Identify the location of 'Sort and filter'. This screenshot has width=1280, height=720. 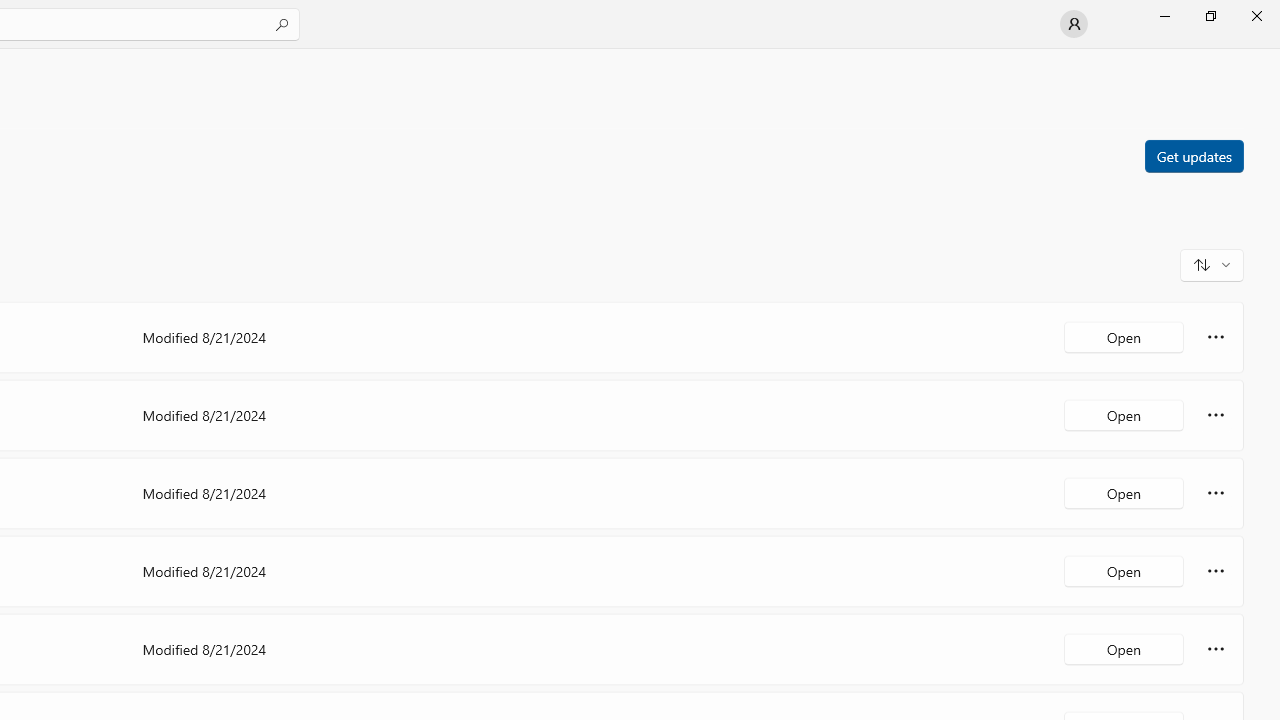
(1211, 263).